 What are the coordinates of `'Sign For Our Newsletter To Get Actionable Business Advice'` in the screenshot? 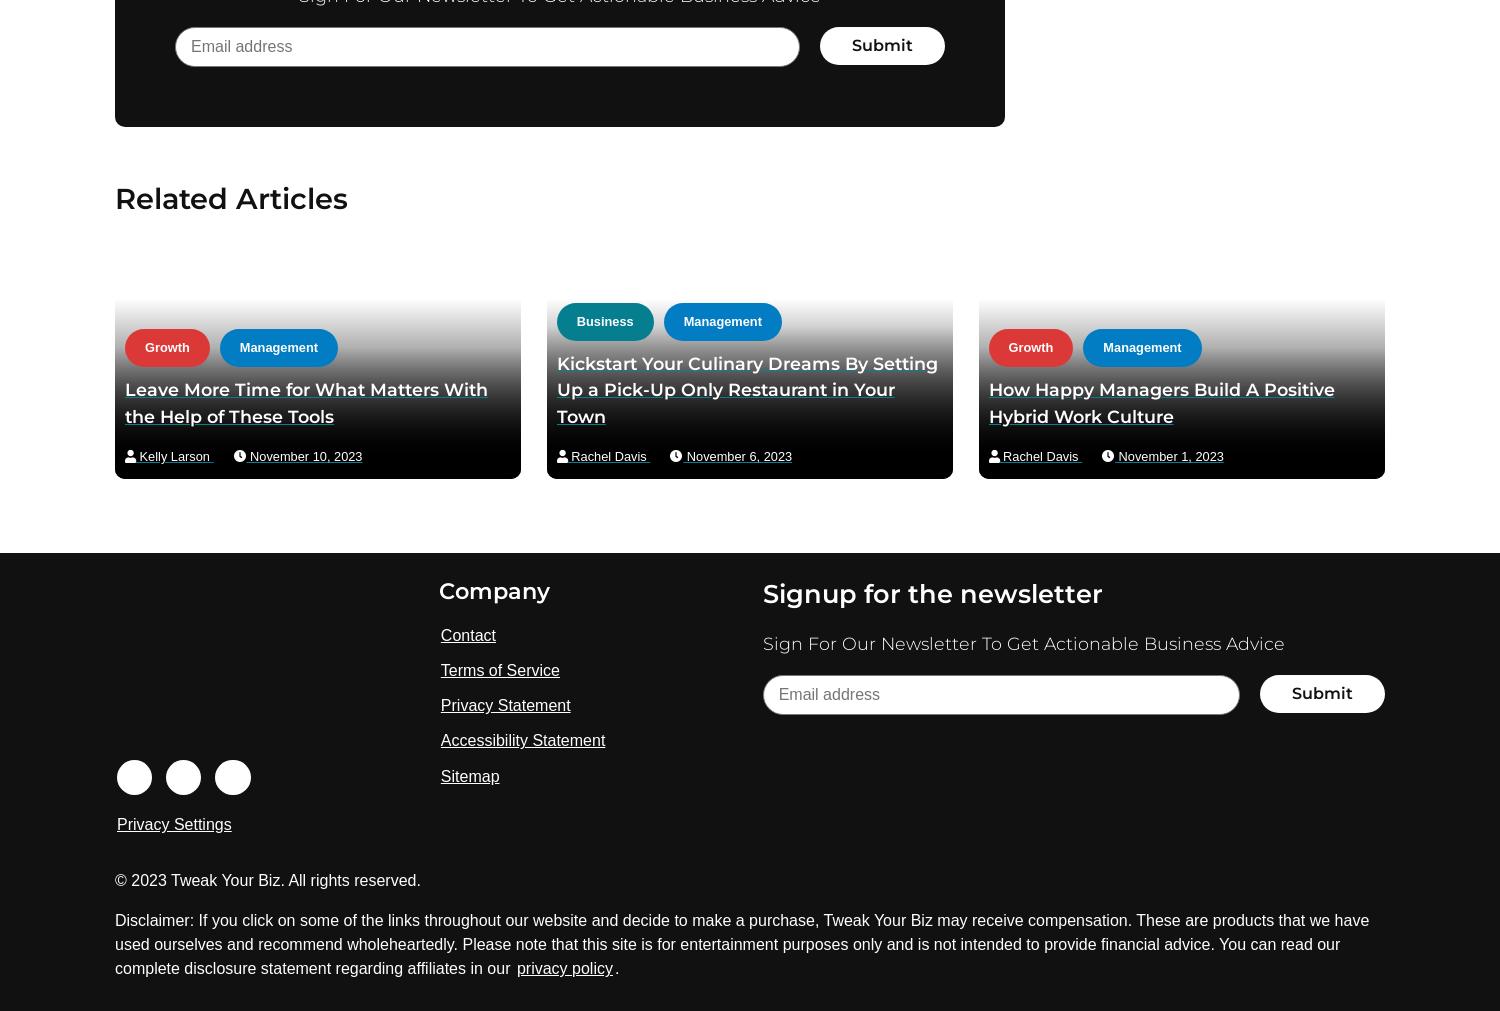 It's located at (1023, 643).